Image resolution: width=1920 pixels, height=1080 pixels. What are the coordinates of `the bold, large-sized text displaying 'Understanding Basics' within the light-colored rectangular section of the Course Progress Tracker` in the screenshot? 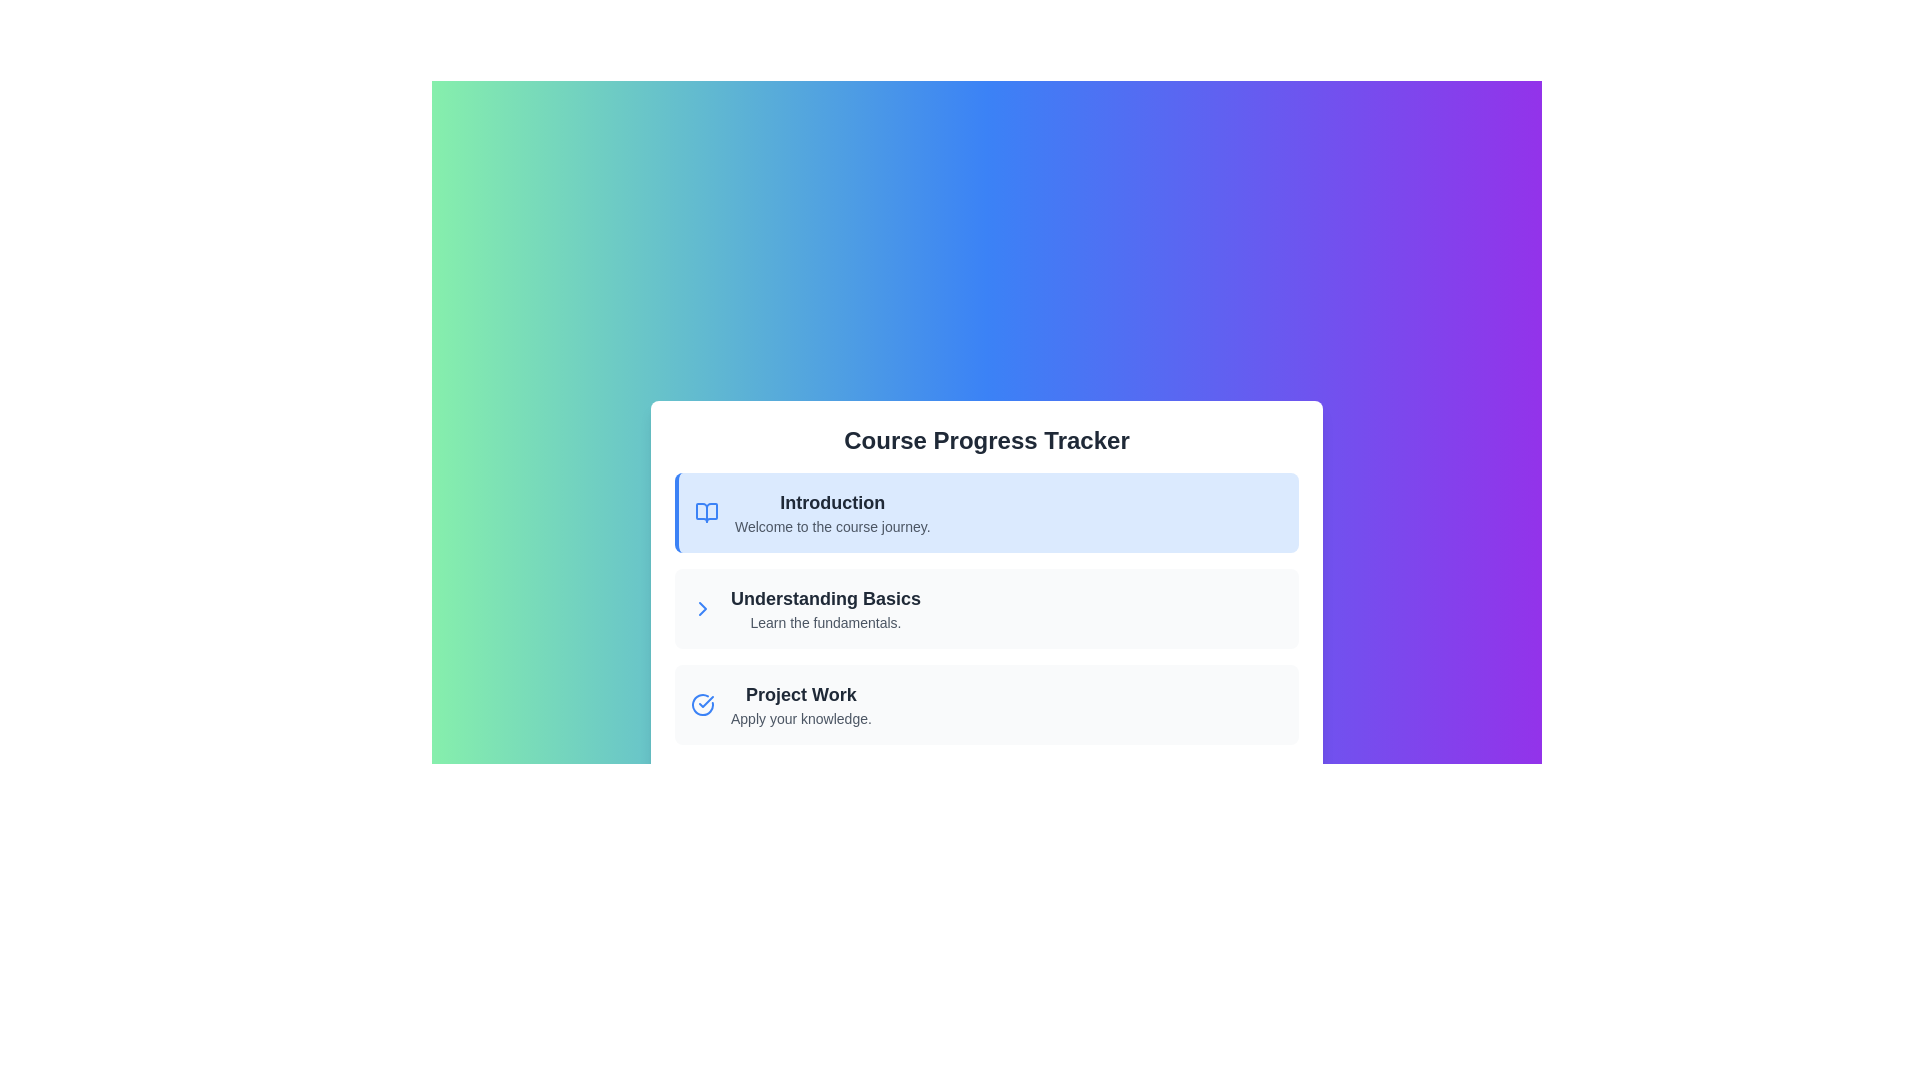 It's located at (825, 597).